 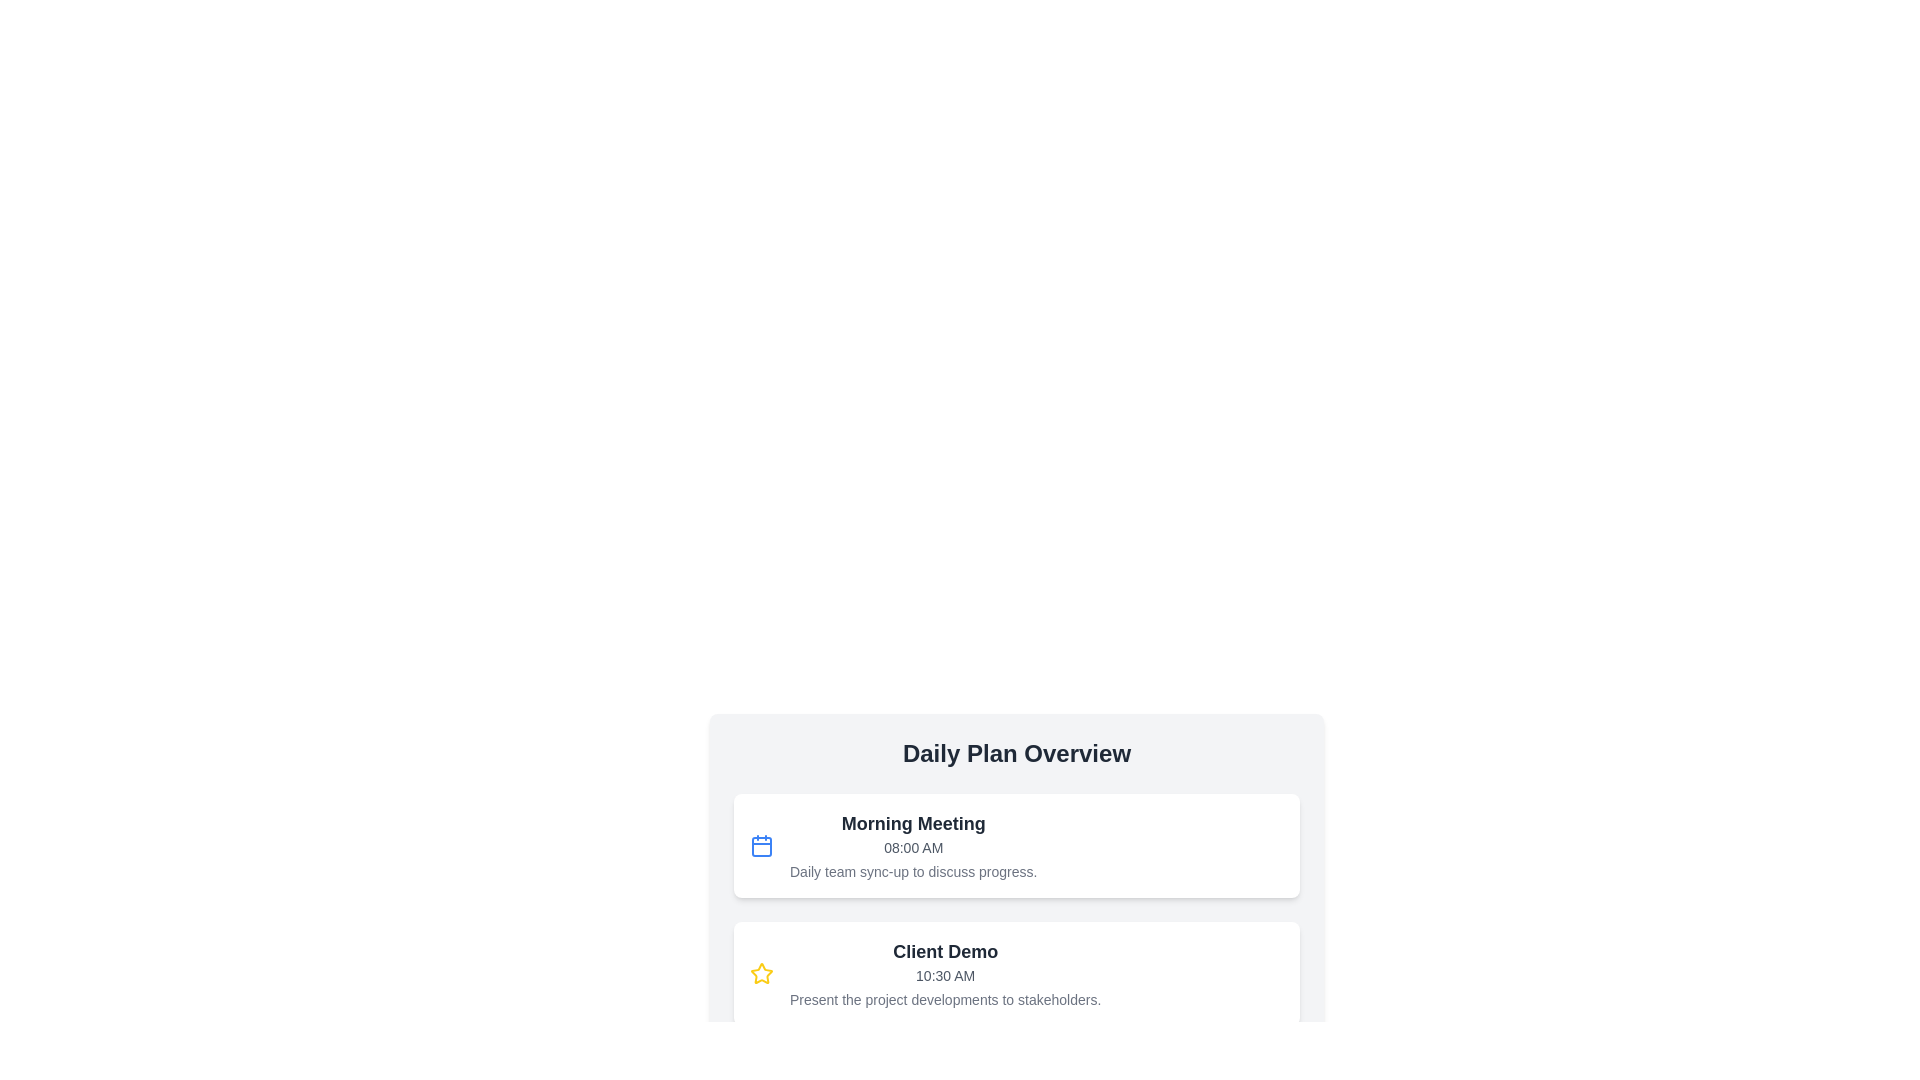 What do you see at coordinates (761, 972) in the screenshot?
I see `the star-shaped icon with a yellow border and white-filled center located on the left side of the 'Client Demo' appointment block in the 'Daily Plan Overview' section` at bounding box center [761, 972].